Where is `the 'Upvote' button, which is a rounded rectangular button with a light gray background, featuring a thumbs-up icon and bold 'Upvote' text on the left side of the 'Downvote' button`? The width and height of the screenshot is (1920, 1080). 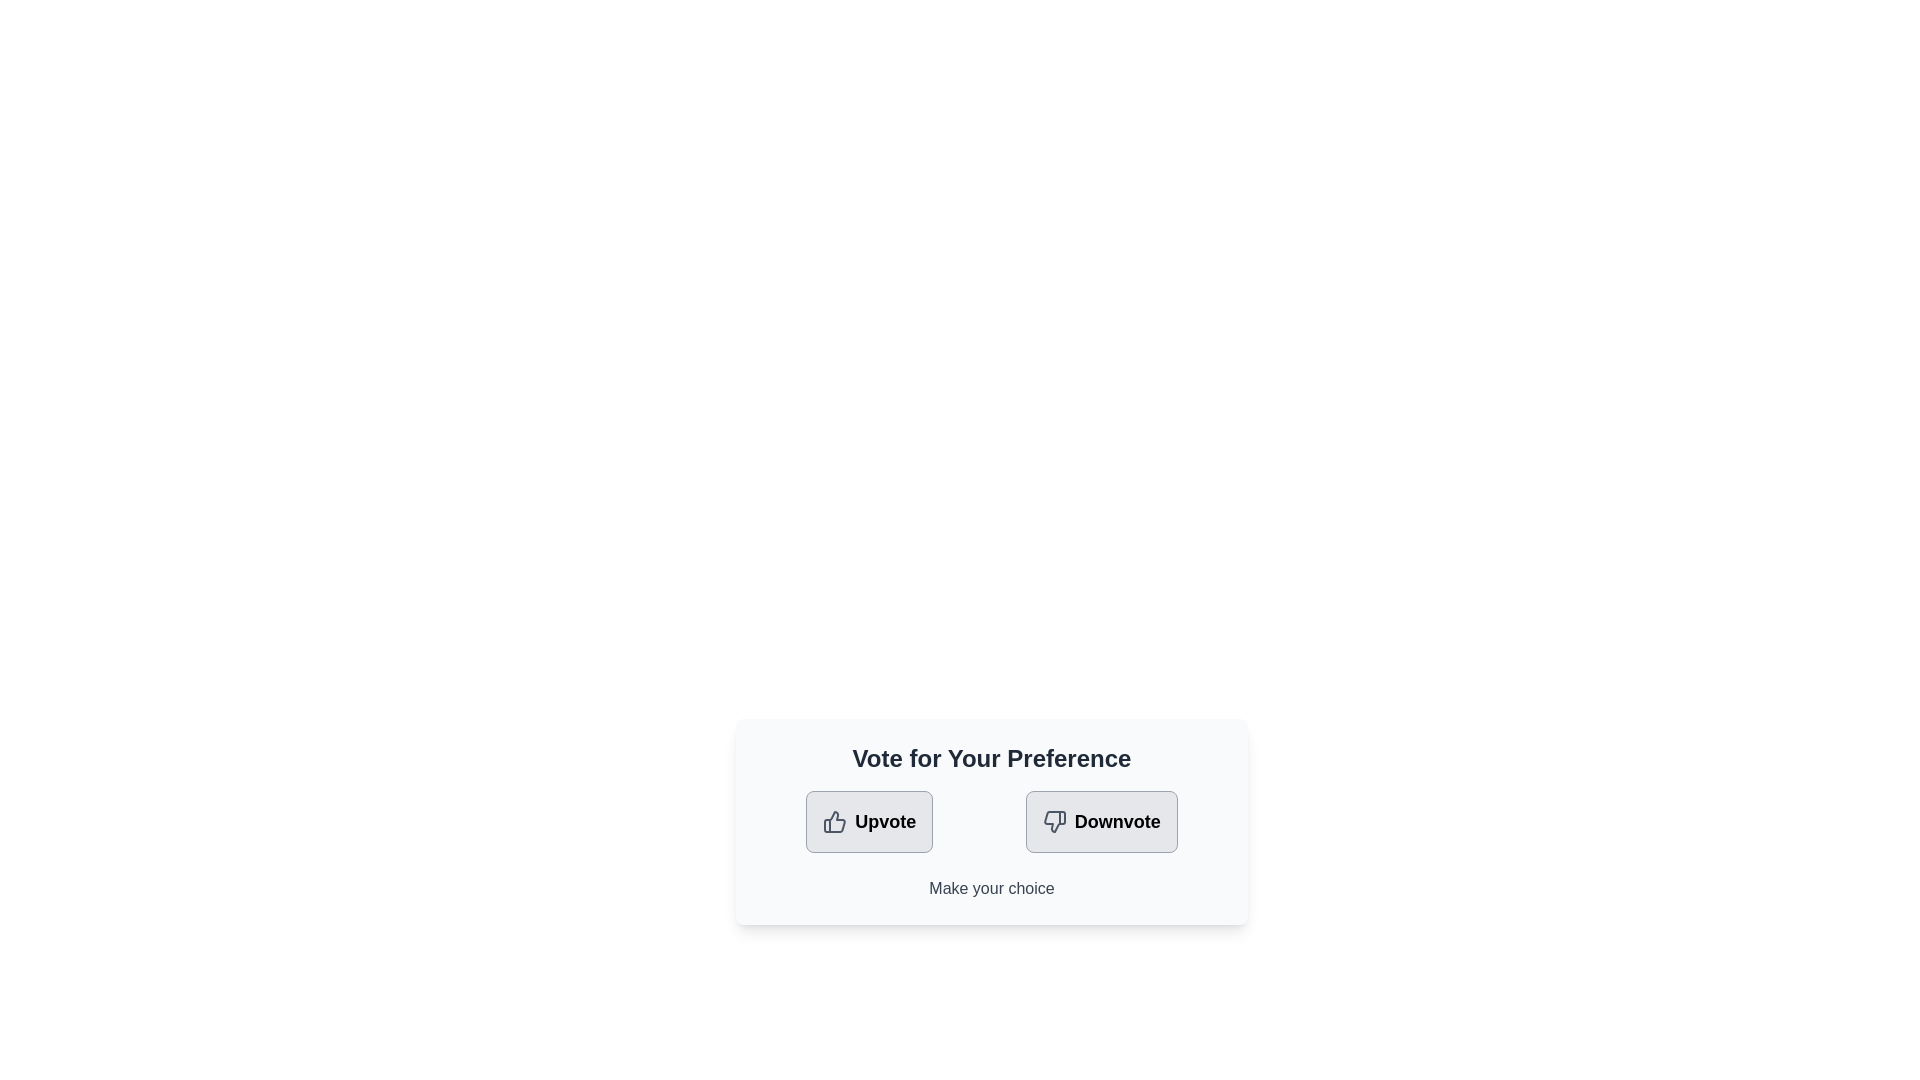 the 'Upvote' button, which is a rounded rectangular button with a light gray background, featuring a thumbs-up icon and bold 'Upvote' text on the left side of the 'Downvote' button is located at coordinates (869, 821).